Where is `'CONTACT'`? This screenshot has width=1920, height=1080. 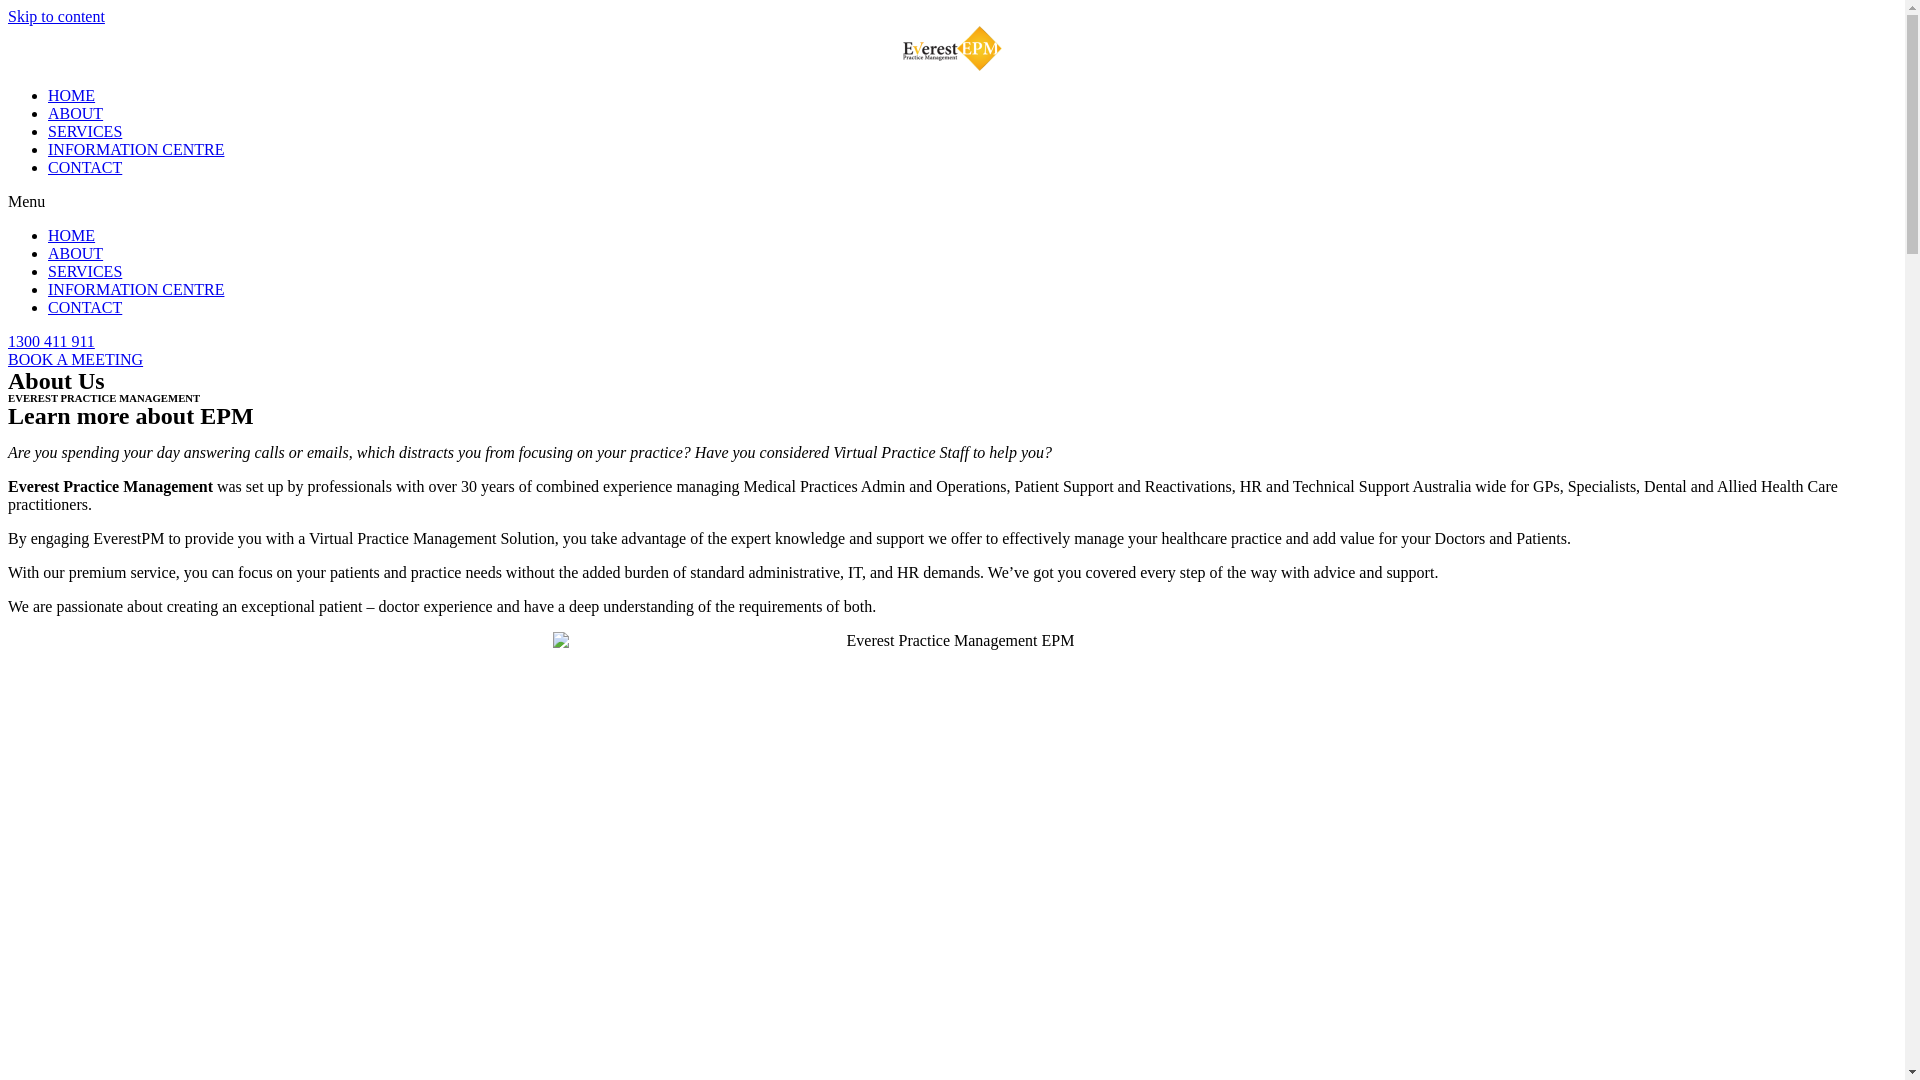 'CONTACT' is located at coordinates (84, 166).